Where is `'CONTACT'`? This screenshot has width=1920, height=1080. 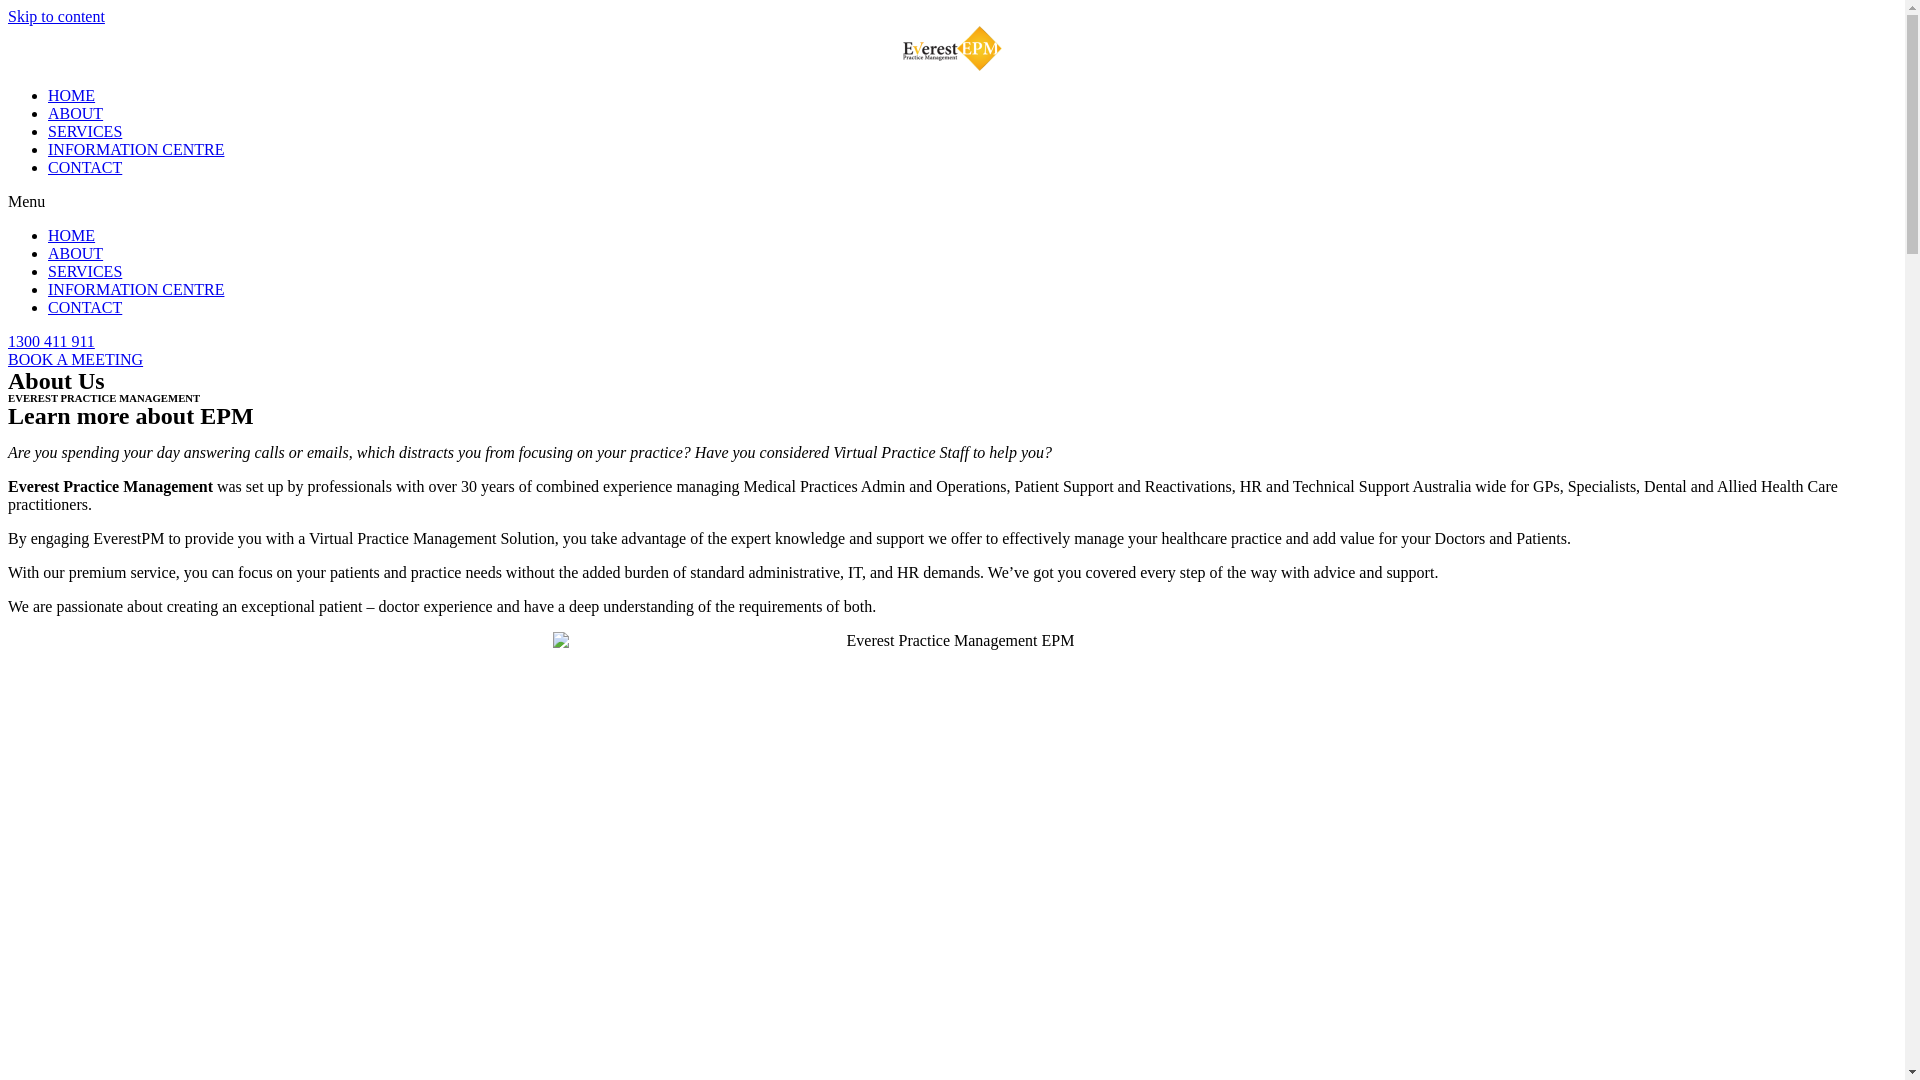 'CONTACT' is located at coordinates (84, 166).